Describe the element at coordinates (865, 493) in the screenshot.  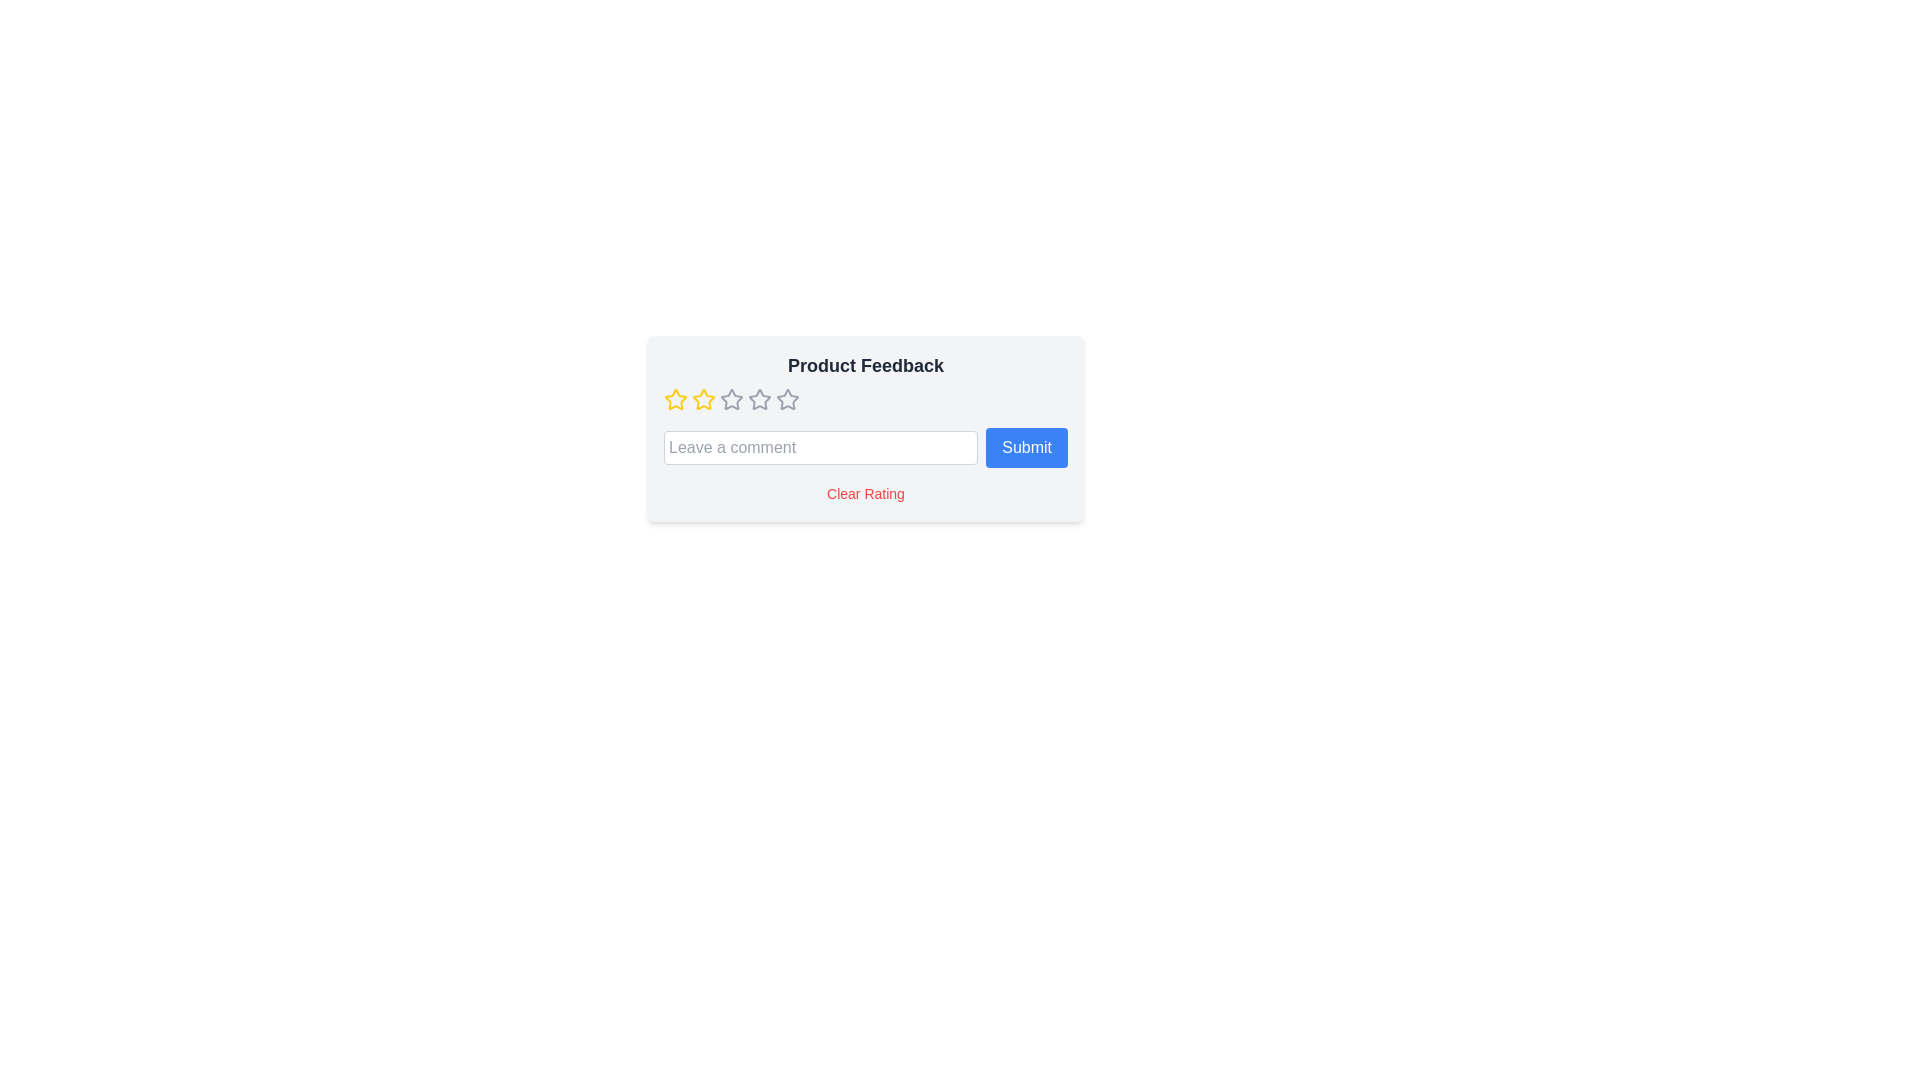
I see `the 'Clear Rating' button to reset the rating to 0` at that location.